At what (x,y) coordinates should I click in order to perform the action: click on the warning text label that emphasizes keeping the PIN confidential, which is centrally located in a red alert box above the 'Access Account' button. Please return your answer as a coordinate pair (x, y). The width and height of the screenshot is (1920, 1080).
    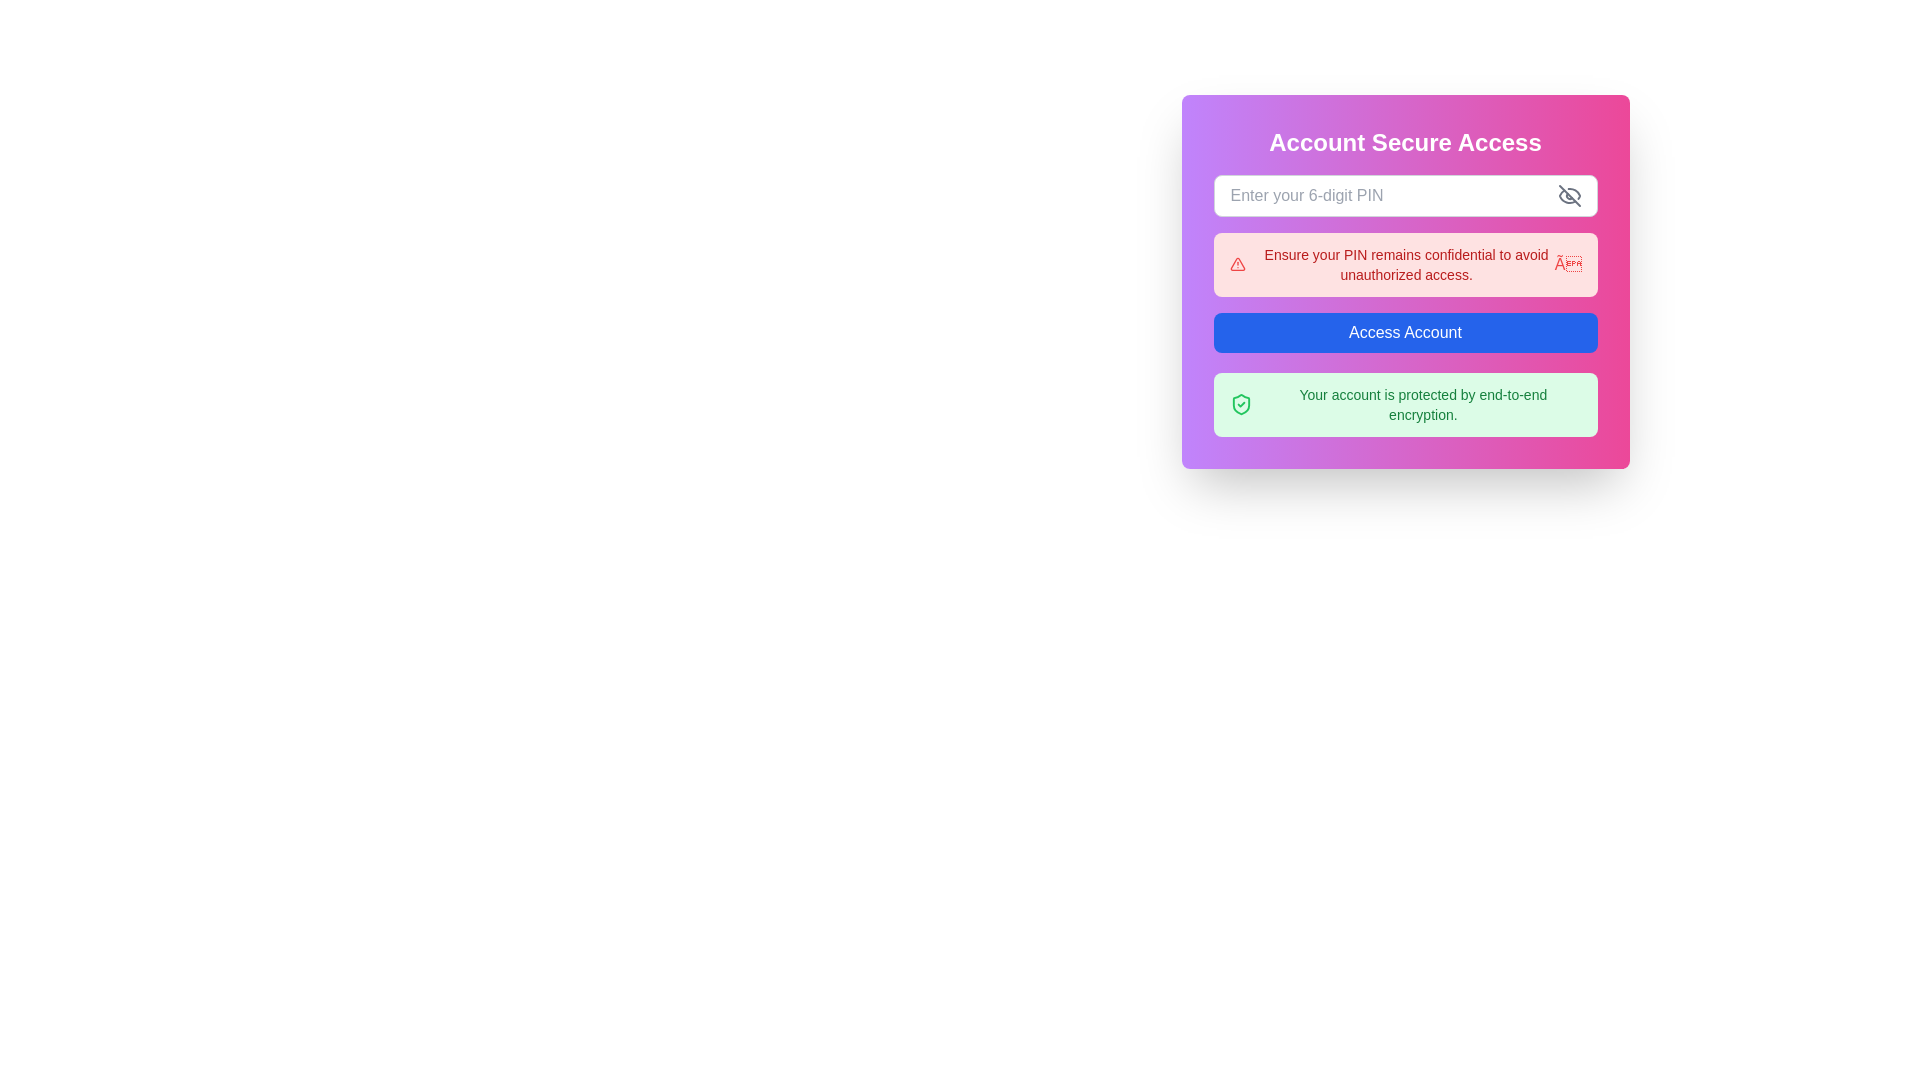
    Looking at the image, I should click on (1405, 264).